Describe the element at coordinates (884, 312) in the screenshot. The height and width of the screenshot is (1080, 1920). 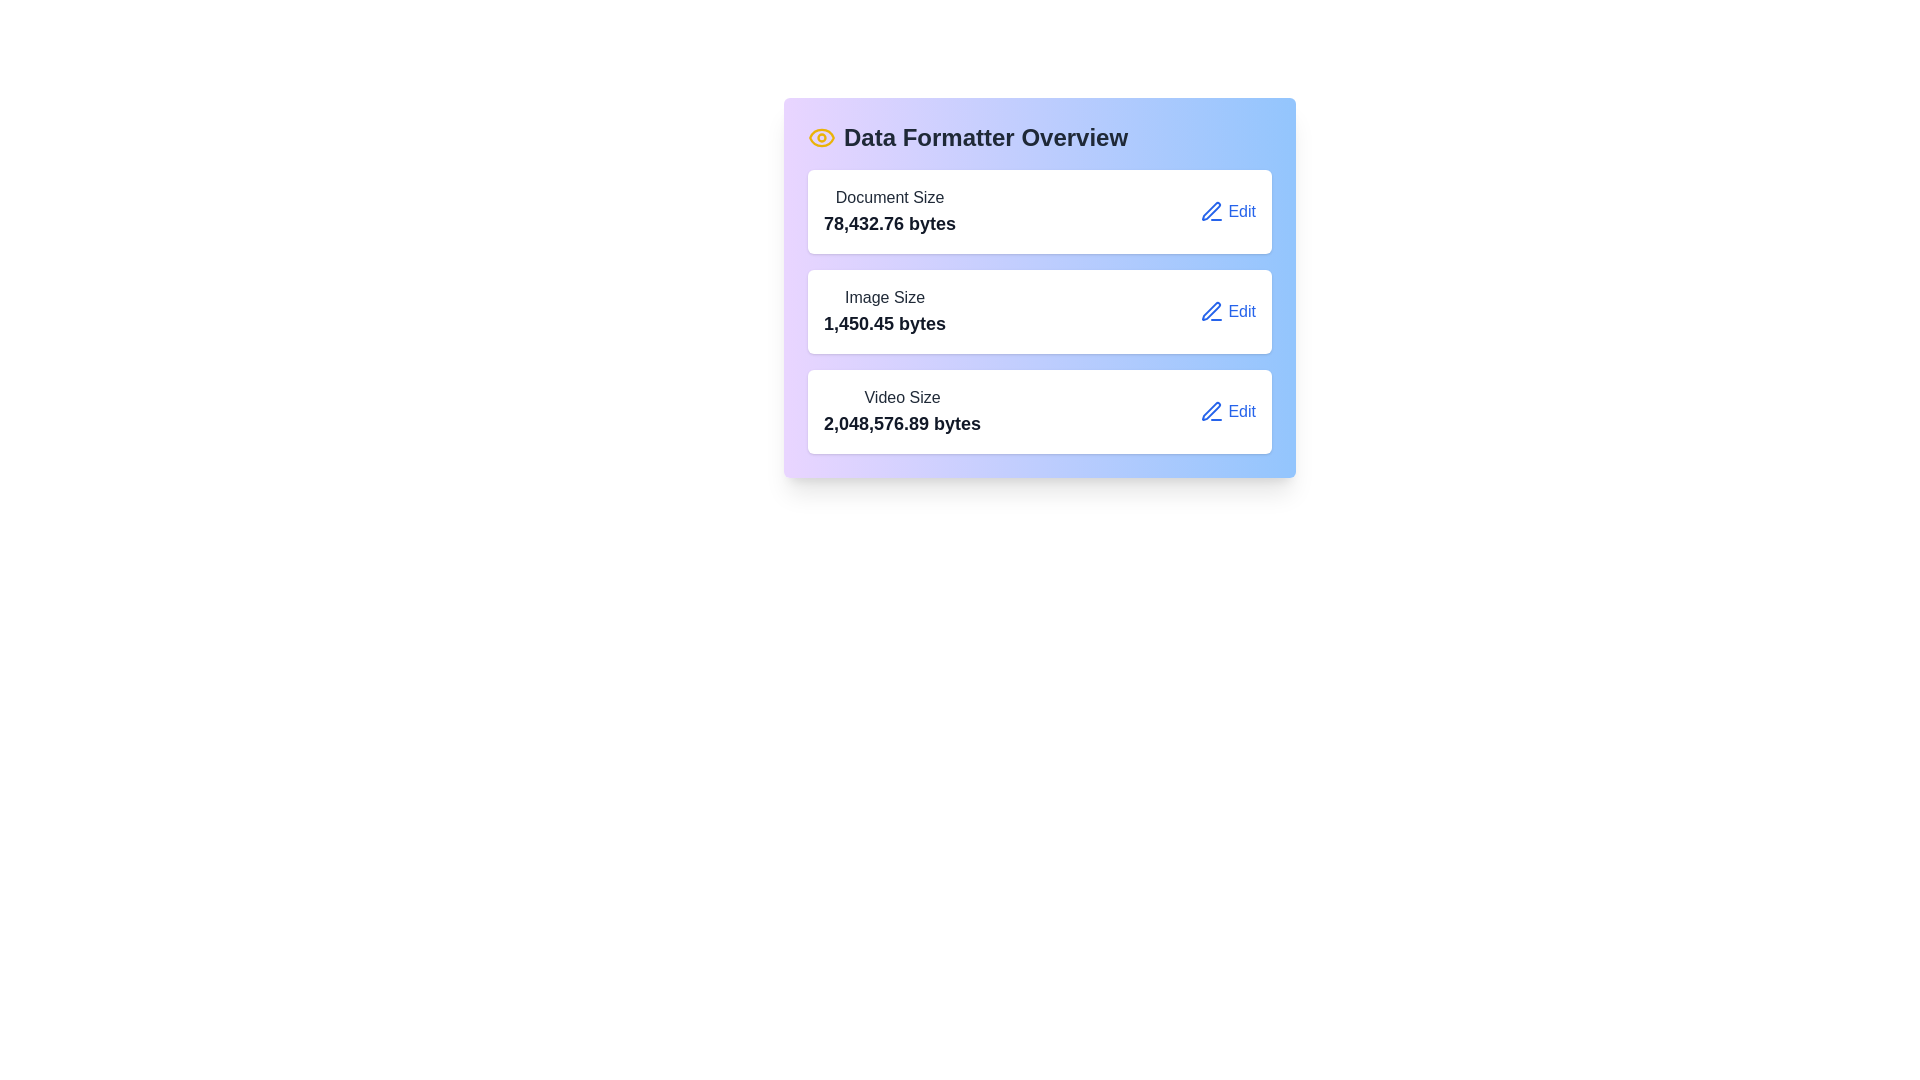
I see `the text display component showing 'Image Size' with the value '1,450.45 bytes', located in the second row of a vertical list of similar components` at that location.